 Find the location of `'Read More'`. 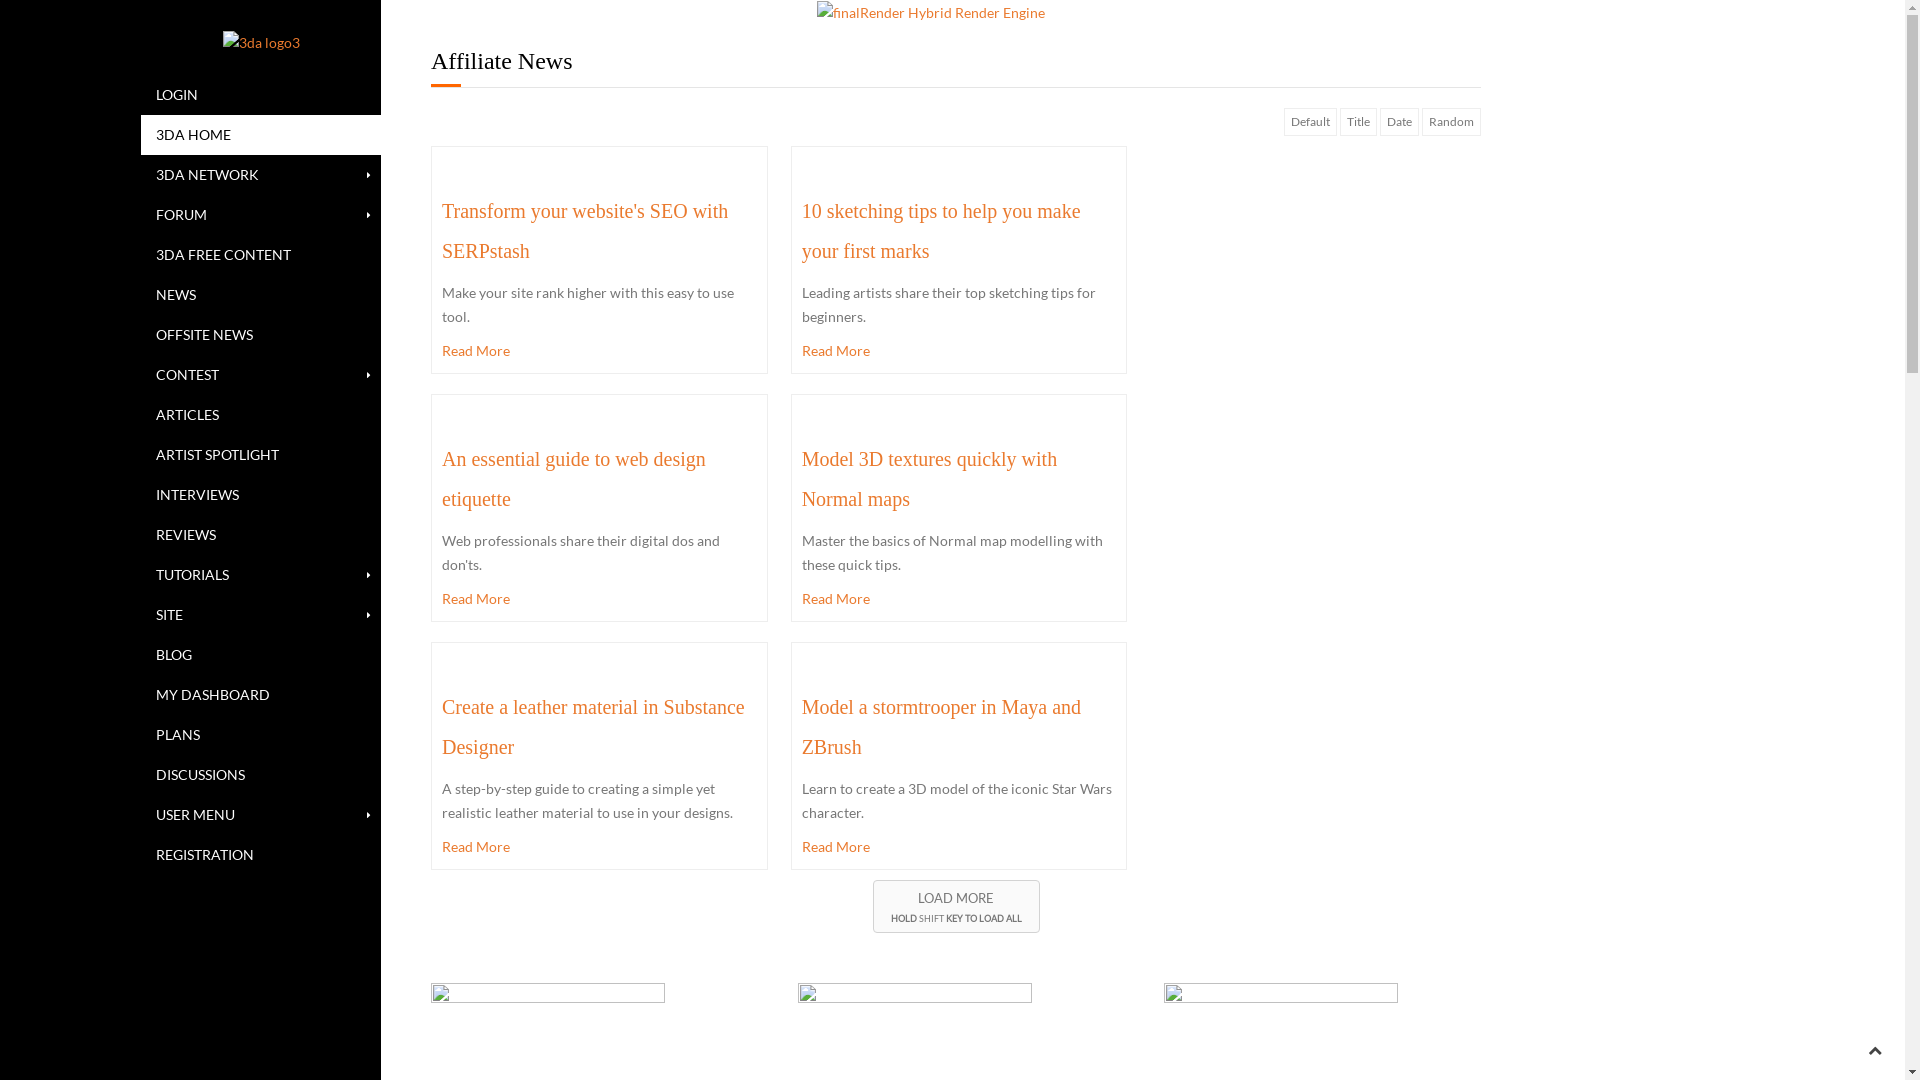

'Read More' is located at coordinates (440, 597).